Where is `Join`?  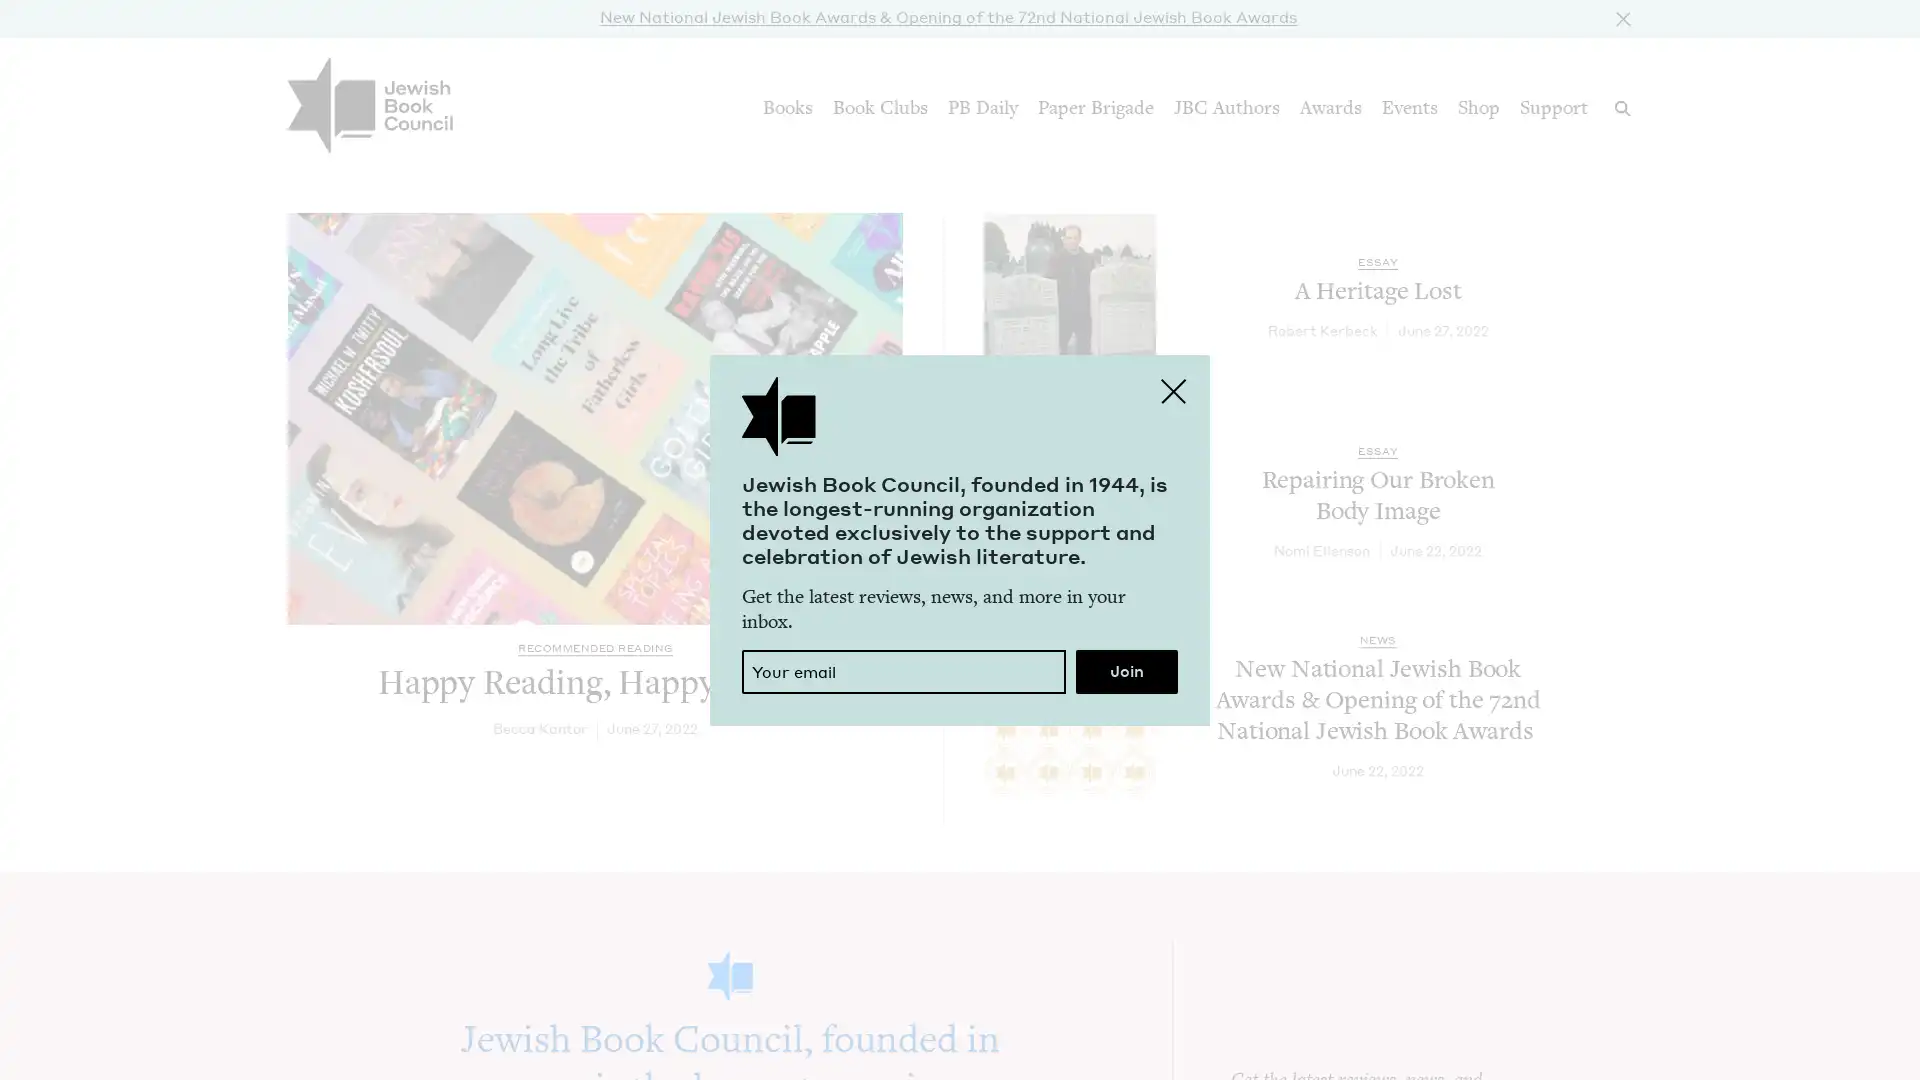 Join is located at coordinates (1127, 671).